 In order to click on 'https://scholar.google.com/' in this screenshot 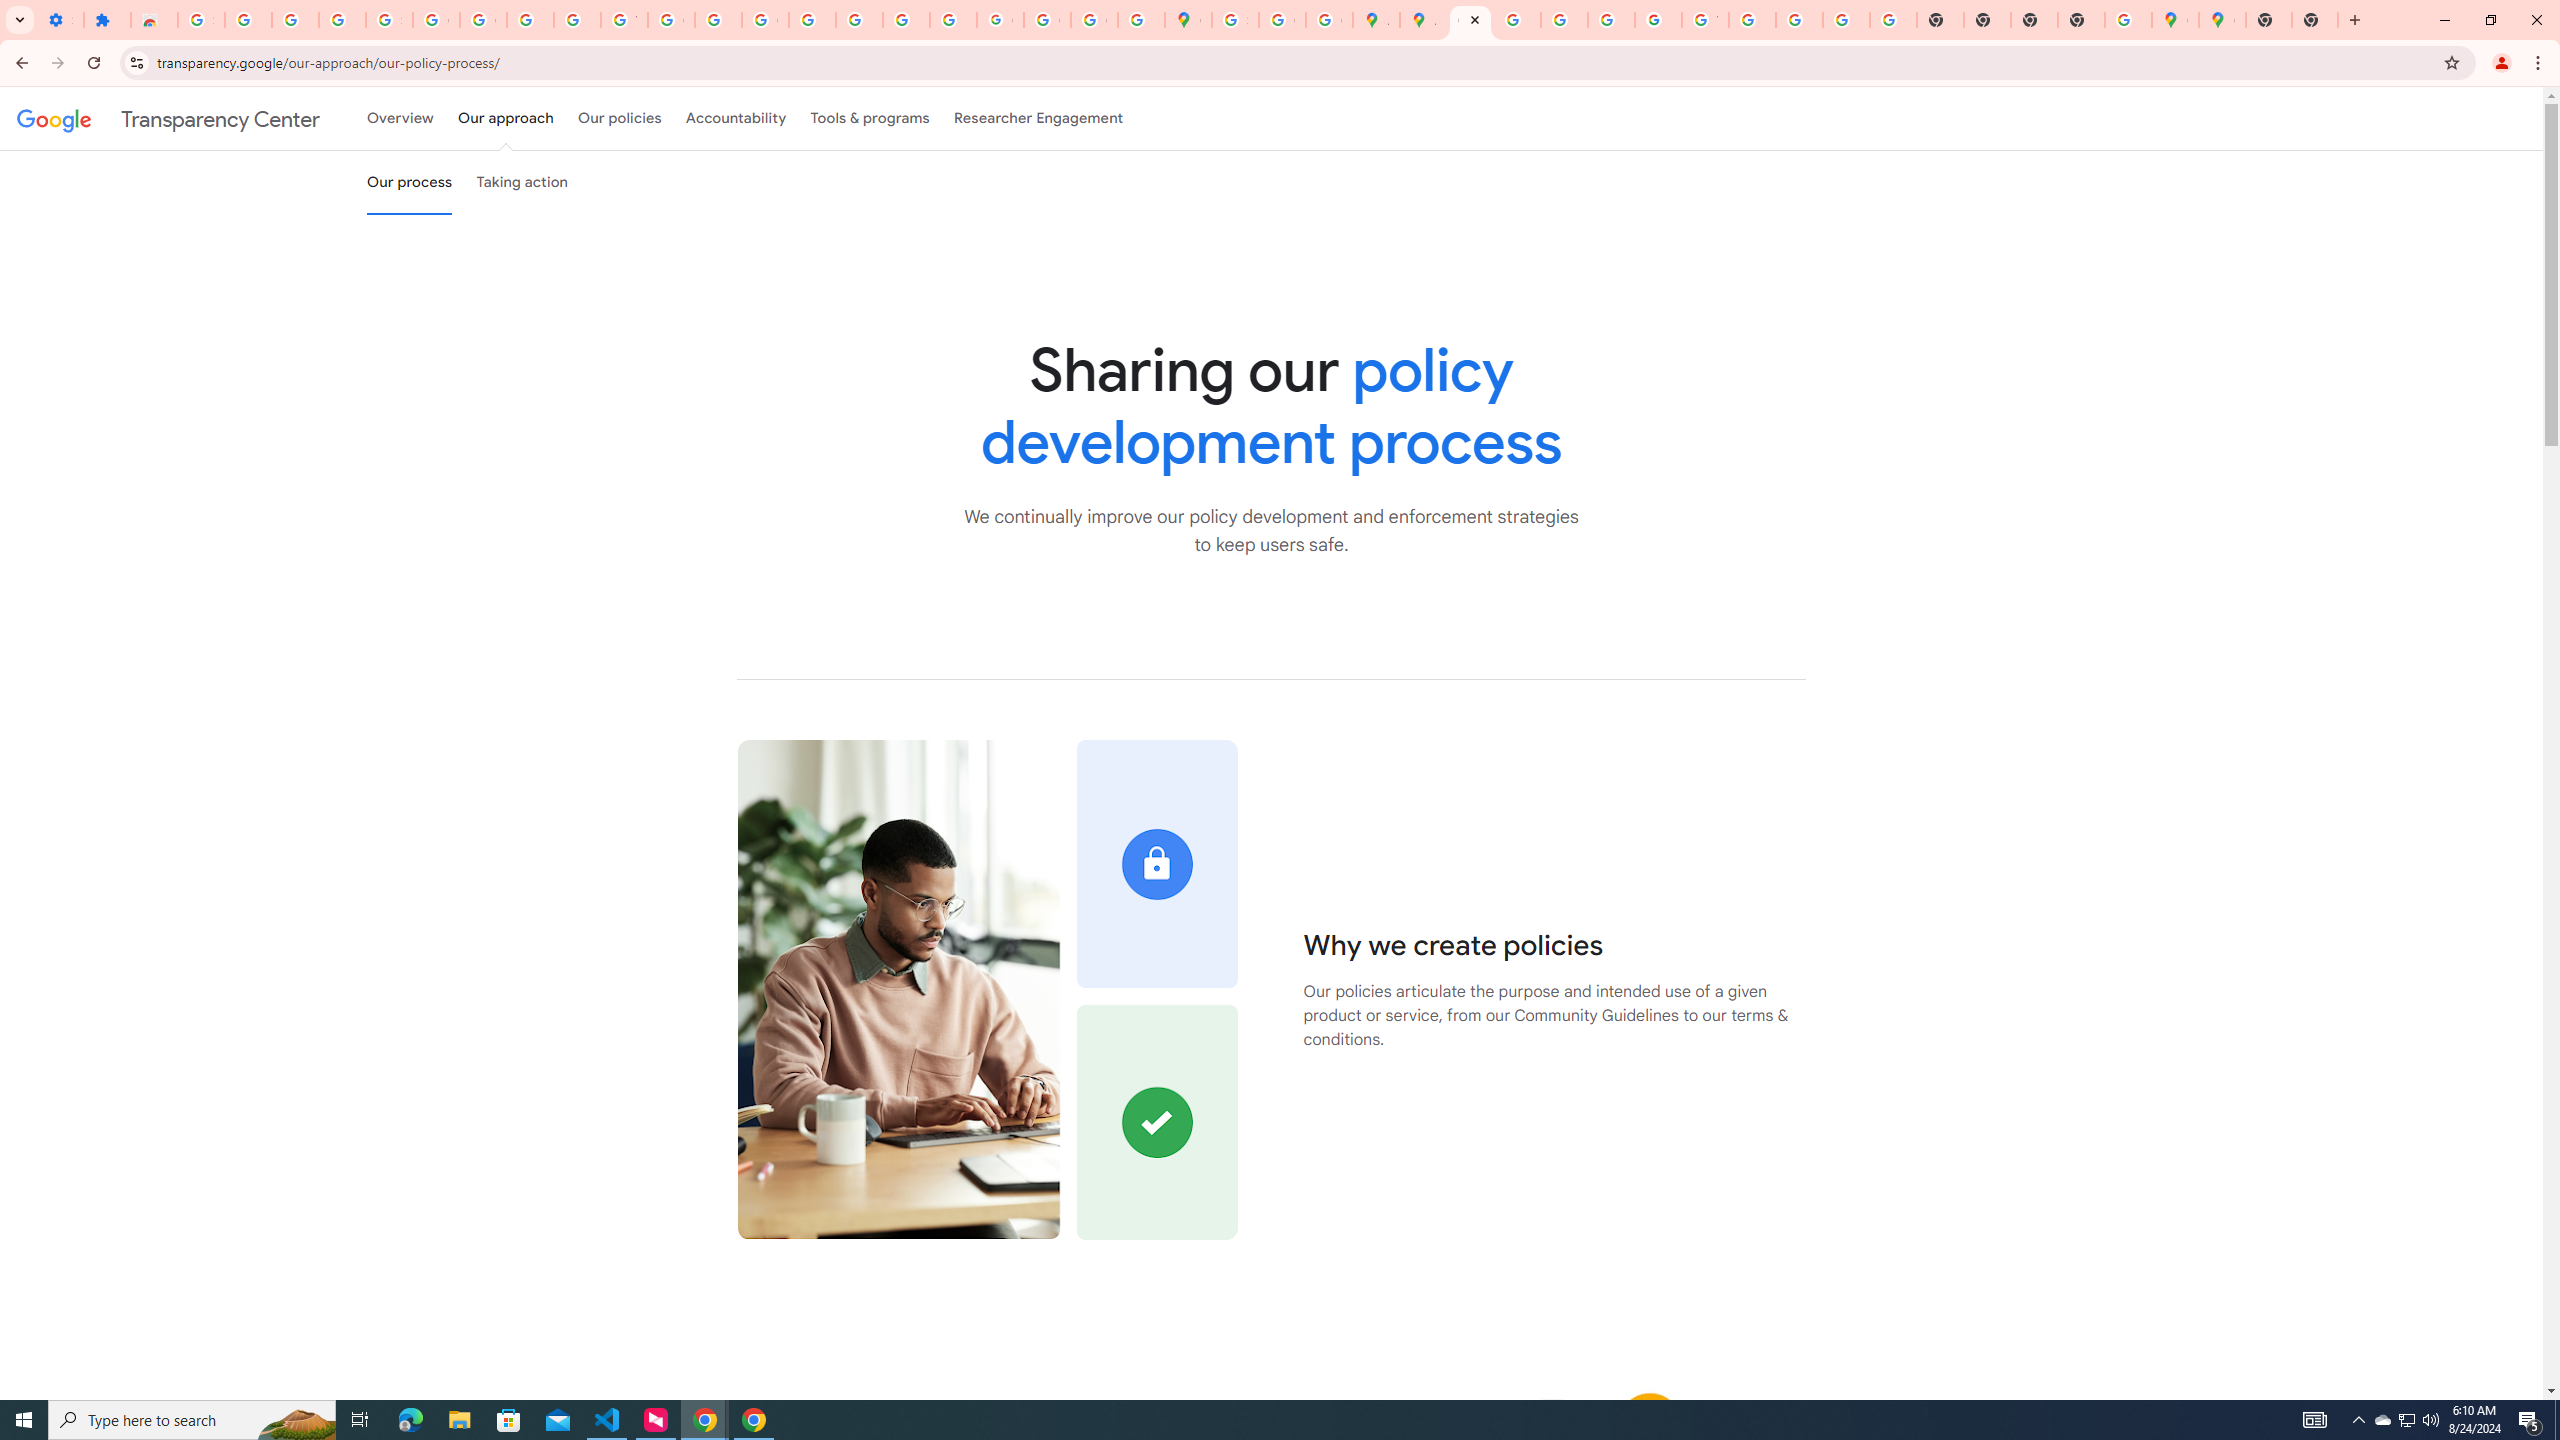, I will do `click(717, 19)`.